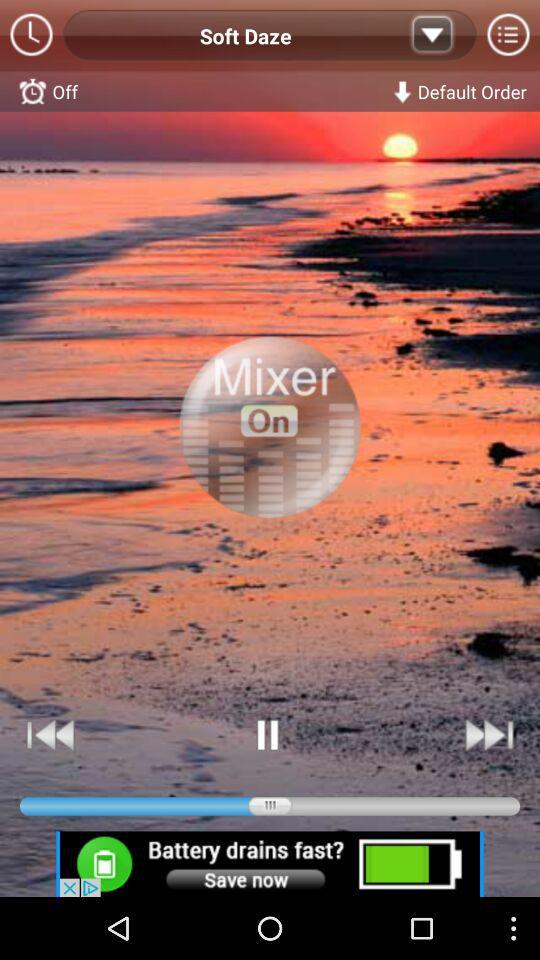 Image resolution: width=540 pixels, height=960 pixels. What do you see at coordinates (30, 35) in the screenshot?
I see `time option` at bounding box center [30, 35].